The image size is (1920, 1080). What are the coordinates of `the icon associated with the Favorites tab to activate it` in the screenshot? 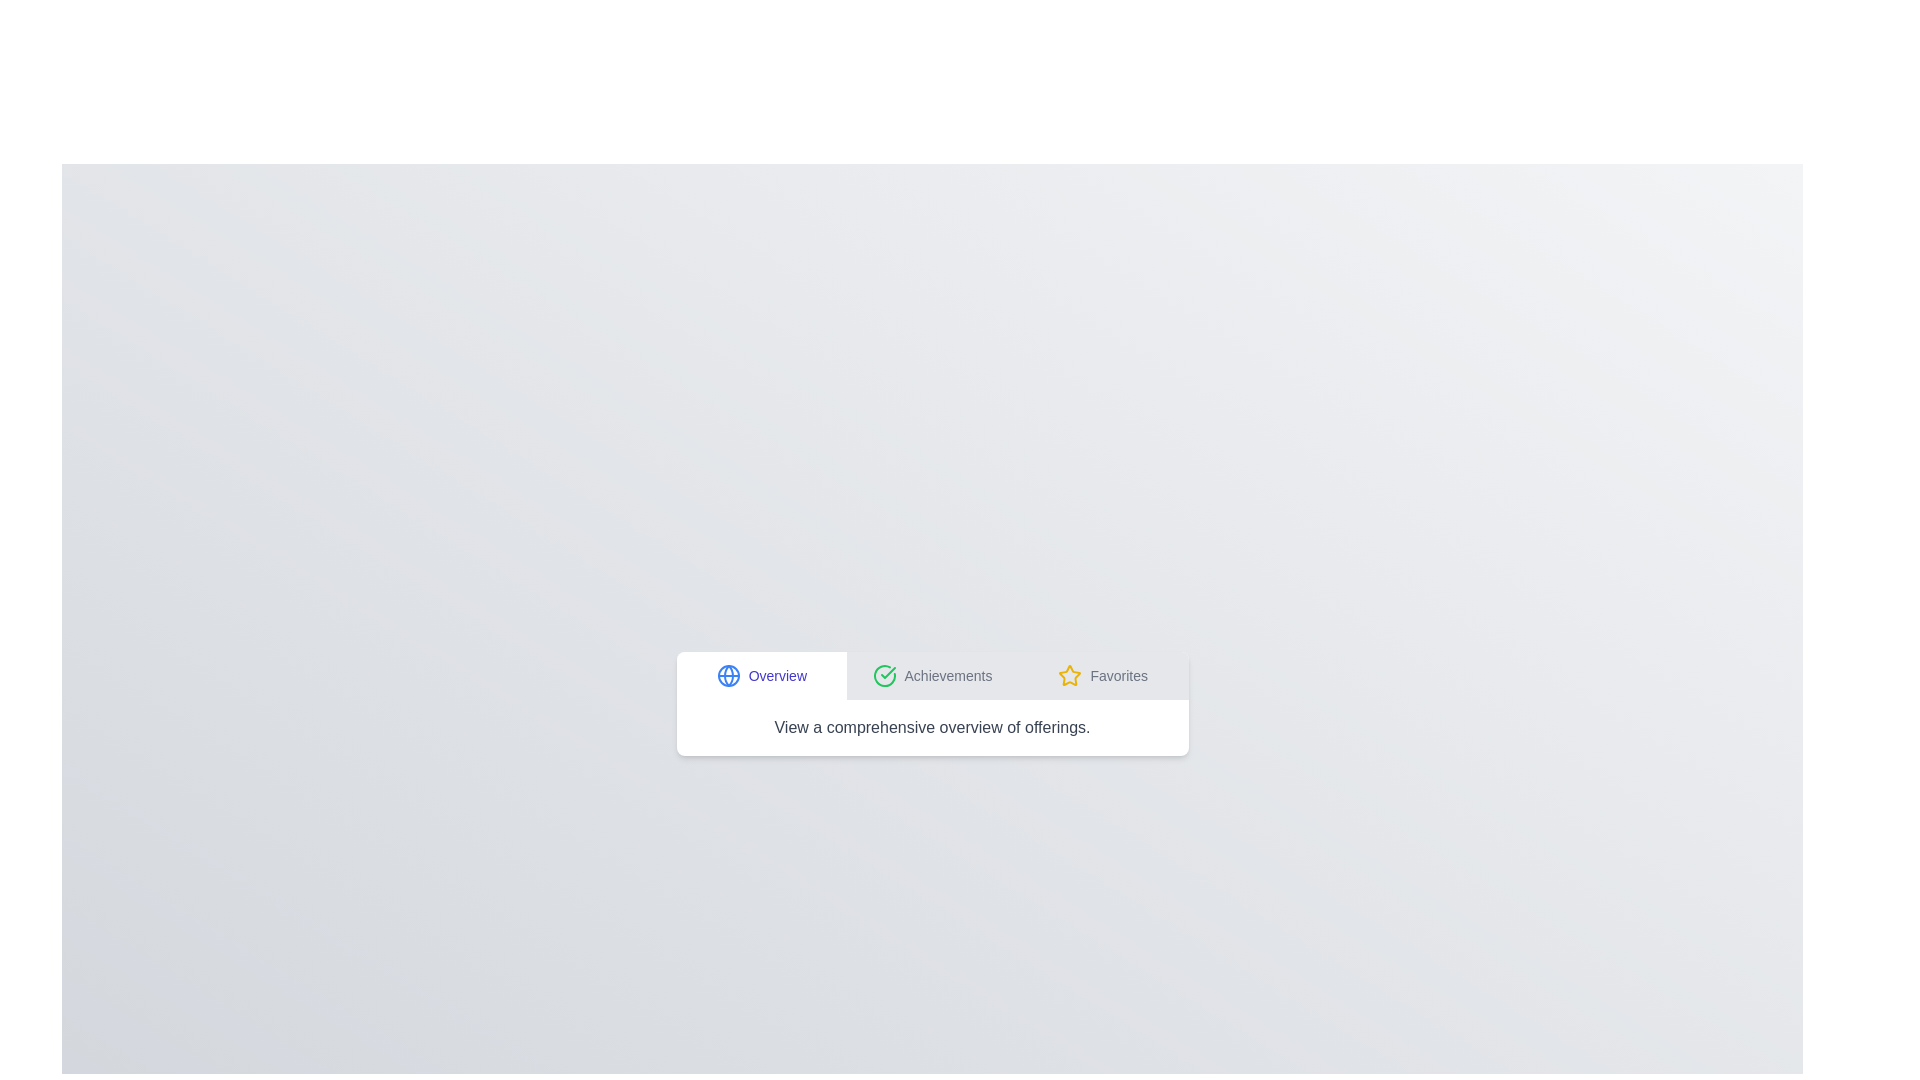 It's located at (1069, 675).